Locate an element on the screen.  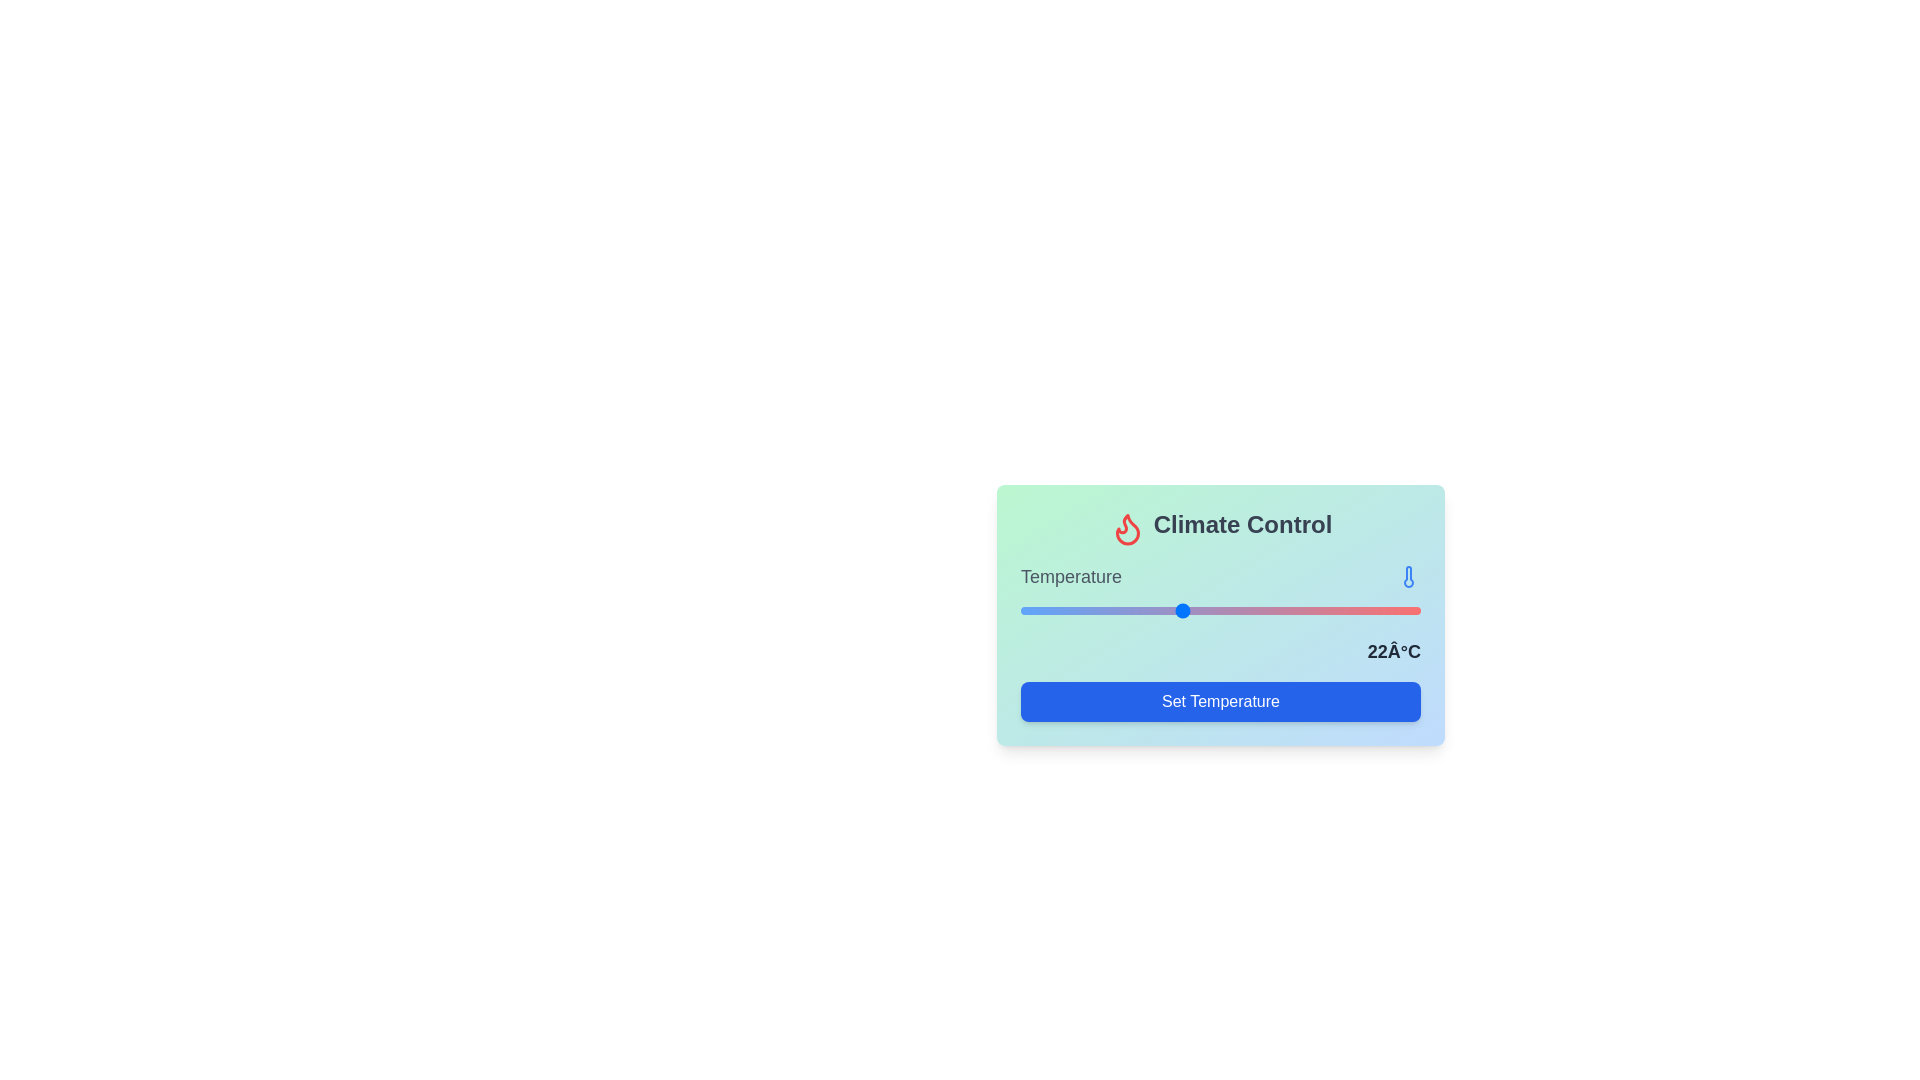
'Set Temperature' button at its center is located at coordinates (1219, 700).